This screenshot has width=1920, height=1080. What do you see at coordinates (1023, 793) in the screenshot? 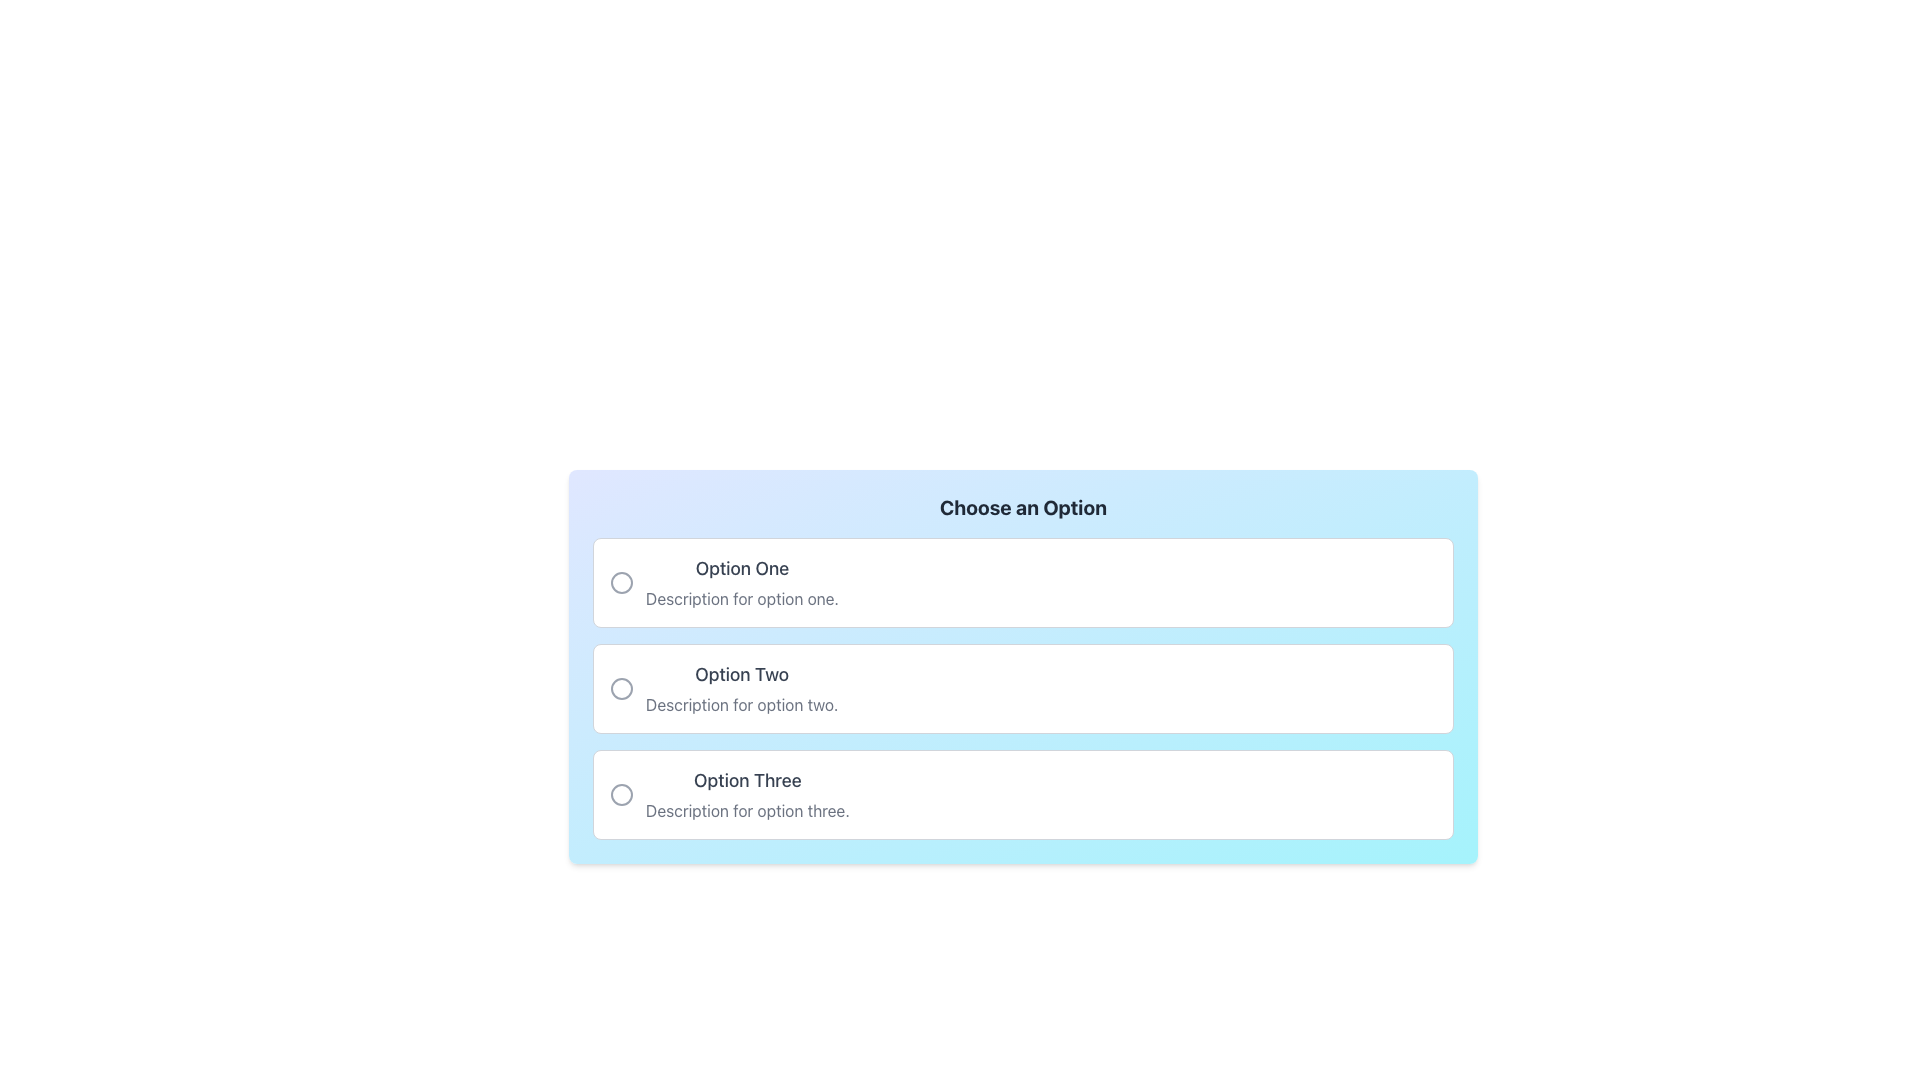
I see `the third selectable item in the list labeled 'Option Three'` at bounding box center [1023, 793].